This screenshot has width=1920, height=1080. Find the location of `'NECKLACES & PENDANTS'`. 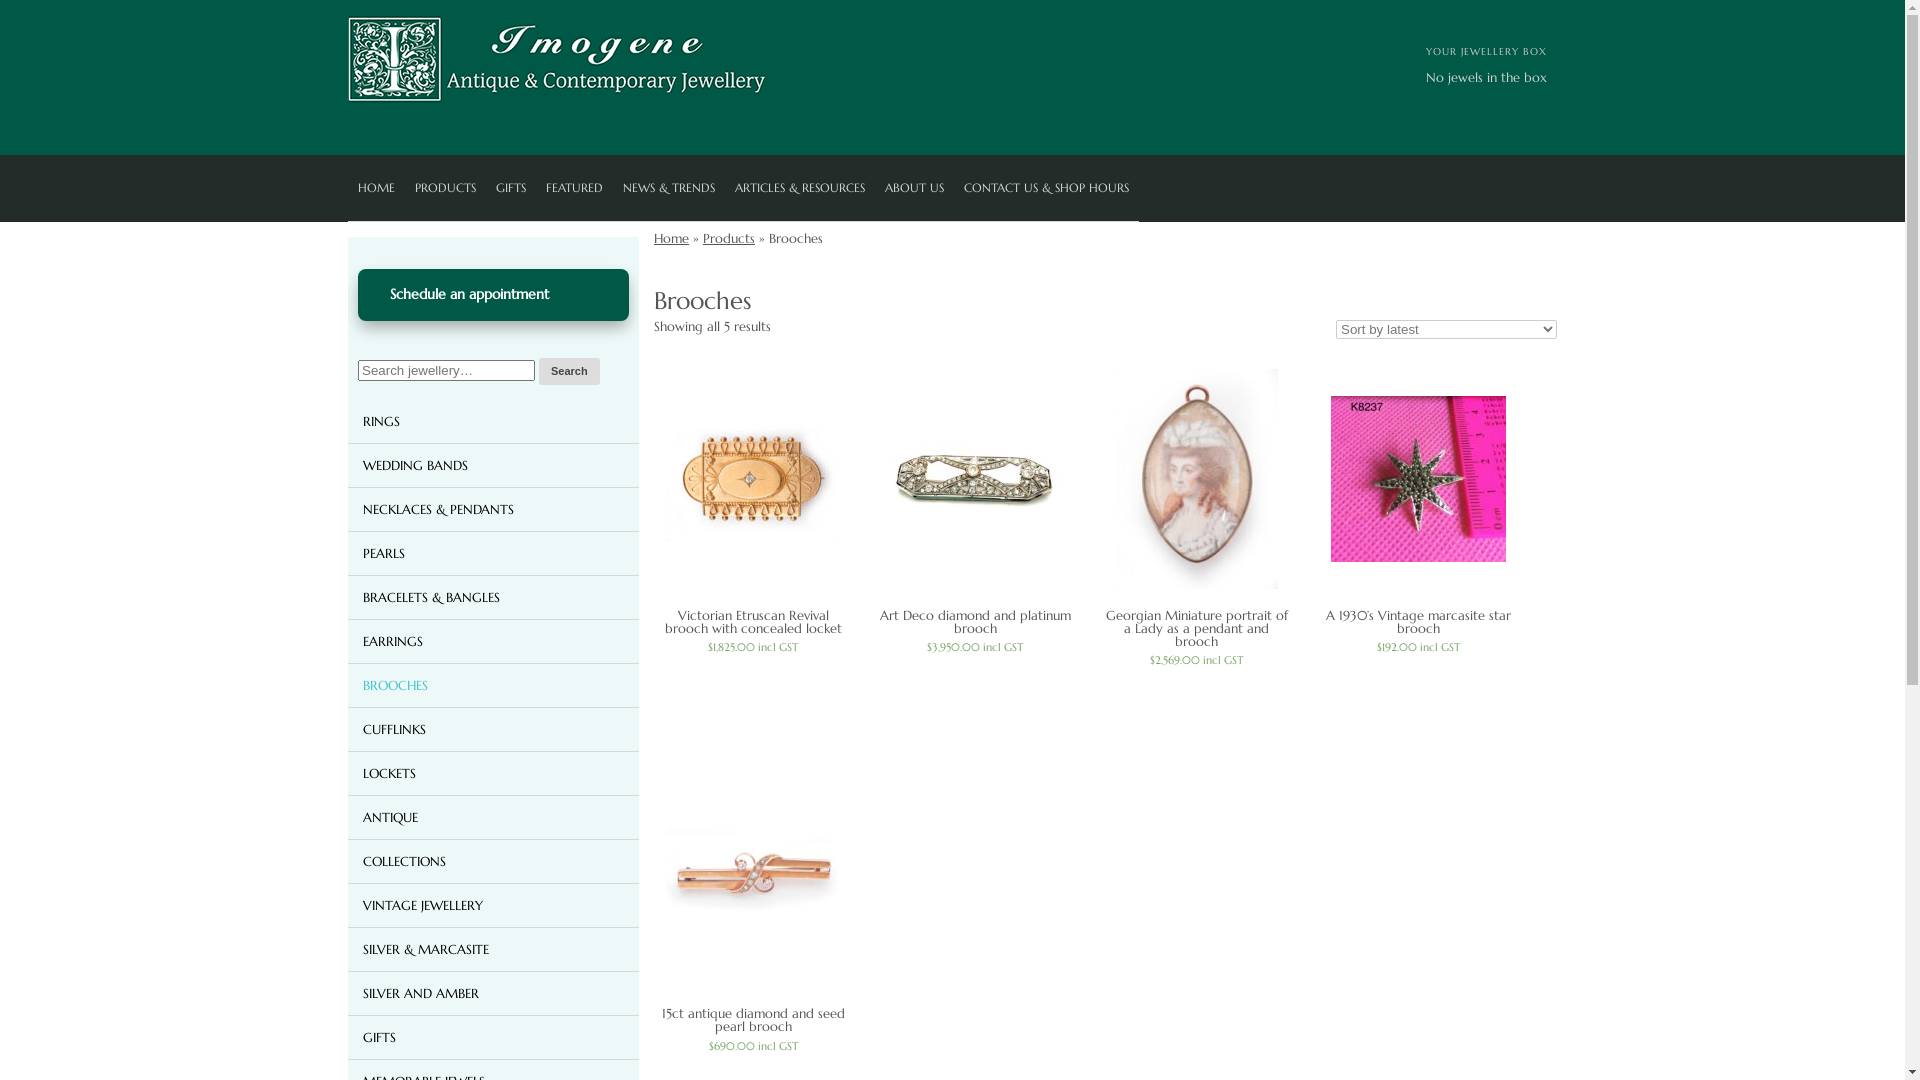

'NECKLACES & PENDANTS' is located at coordinates (493, 507).